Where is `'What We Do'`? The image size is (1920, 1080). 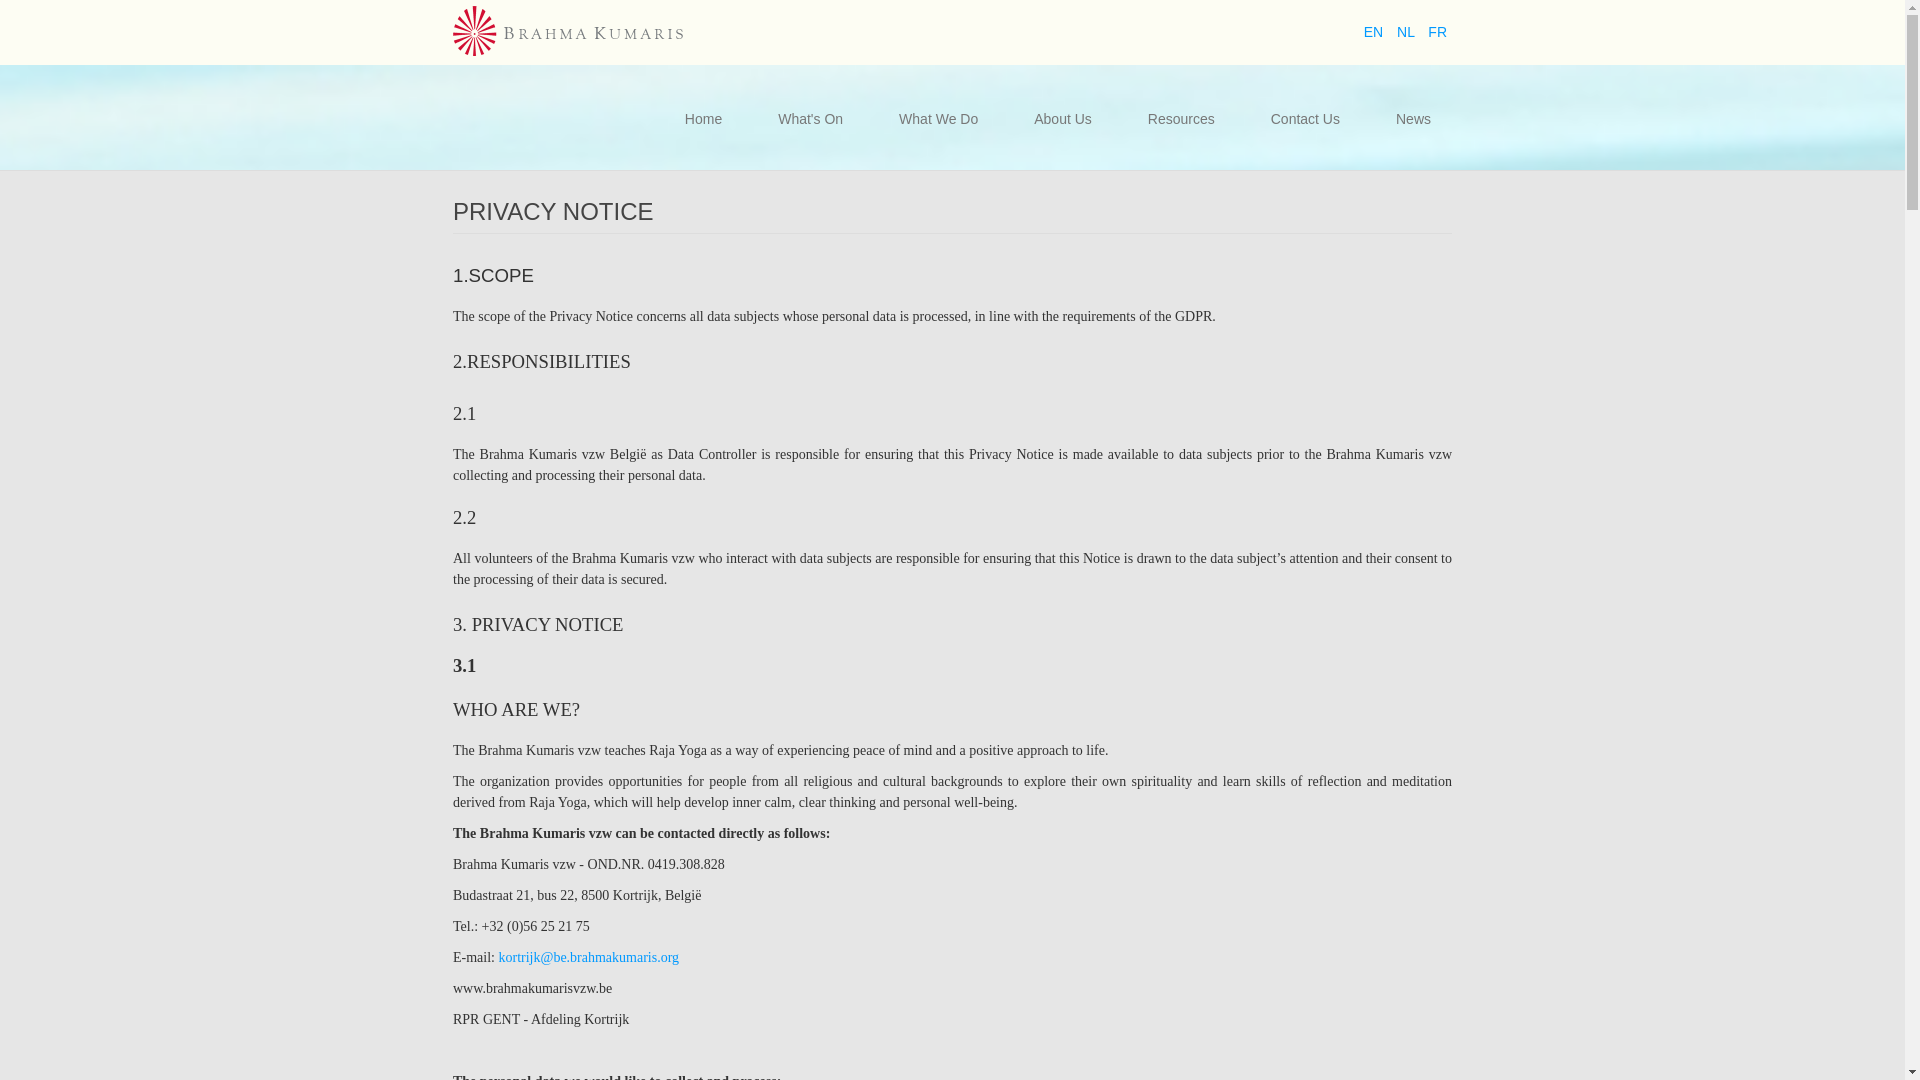 'What We Do' is located at coordinates (878, 119).